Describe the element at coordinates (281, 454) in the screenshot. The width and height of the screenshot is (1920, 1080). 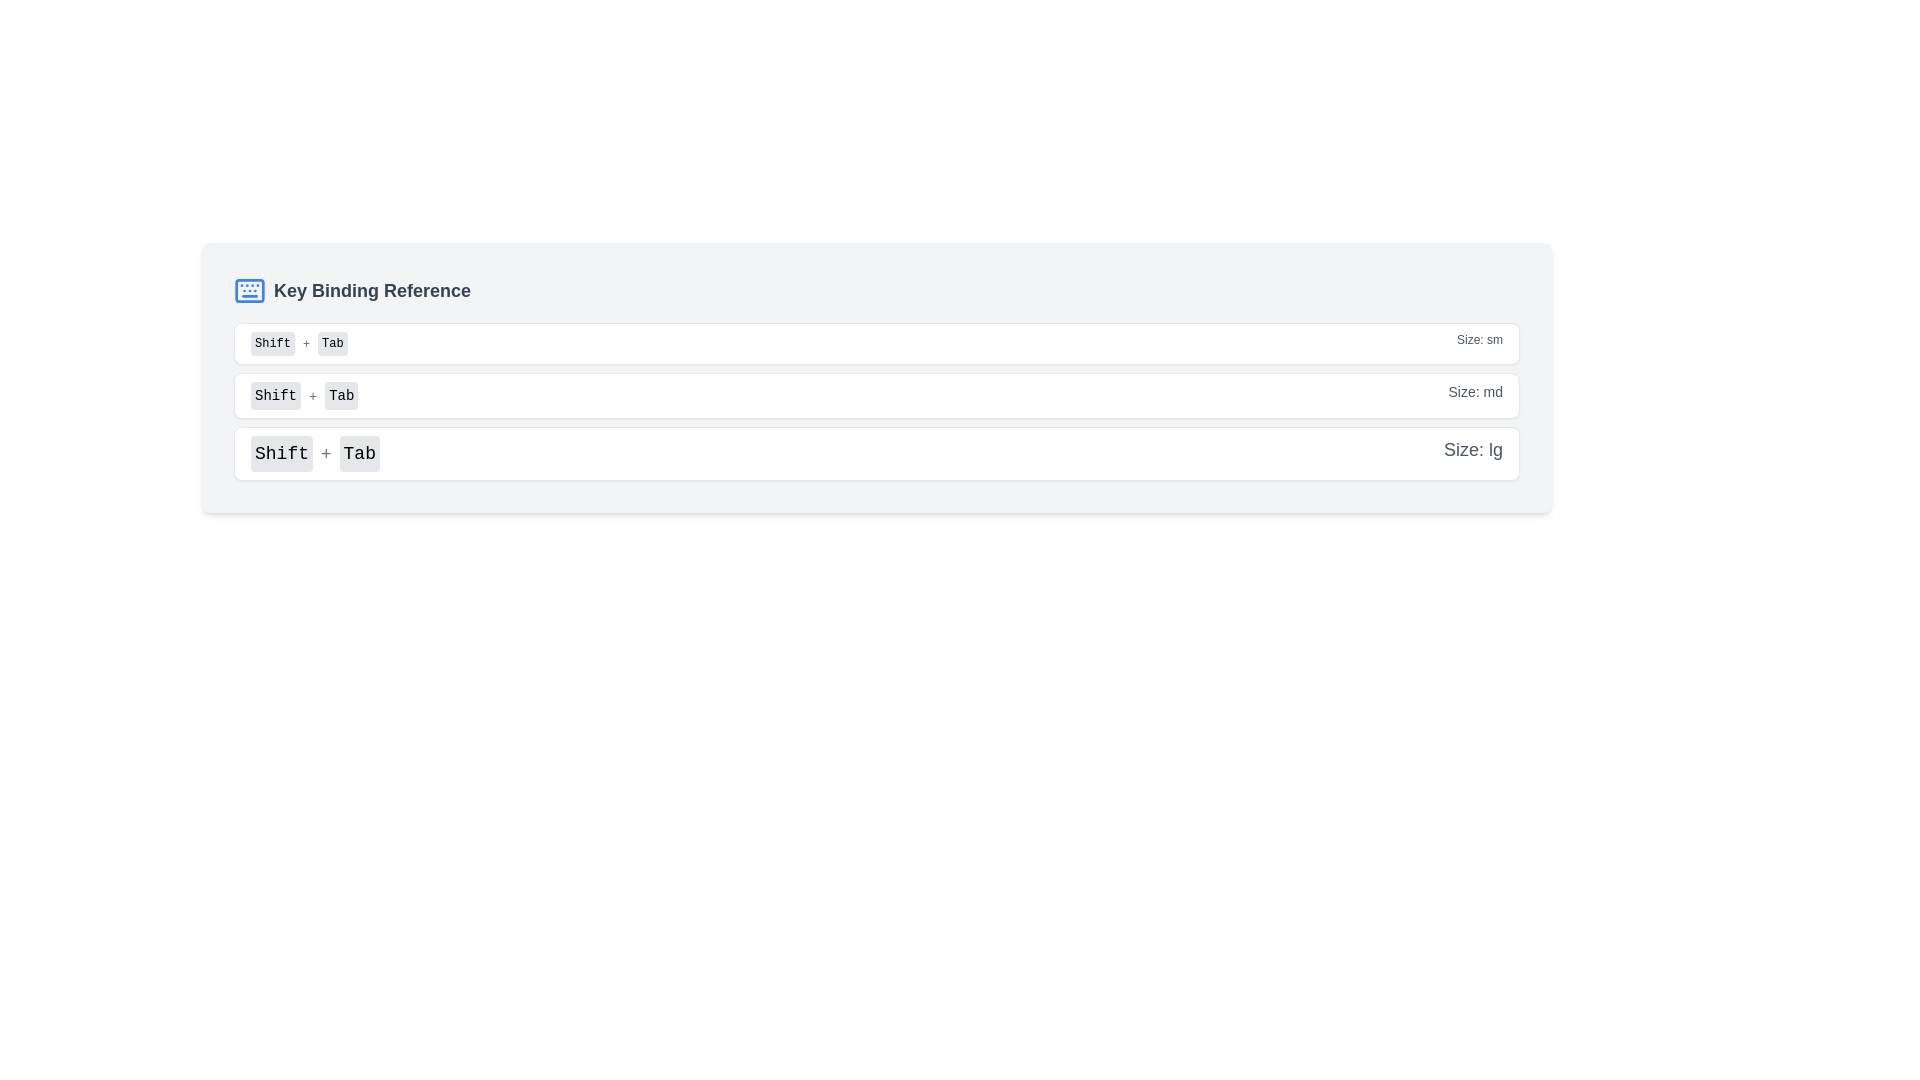
I see `the static display button labeled 'Shift' with a light gray background, located in the third row of buttons, positioned to the left of the '+' symbol` at that location.